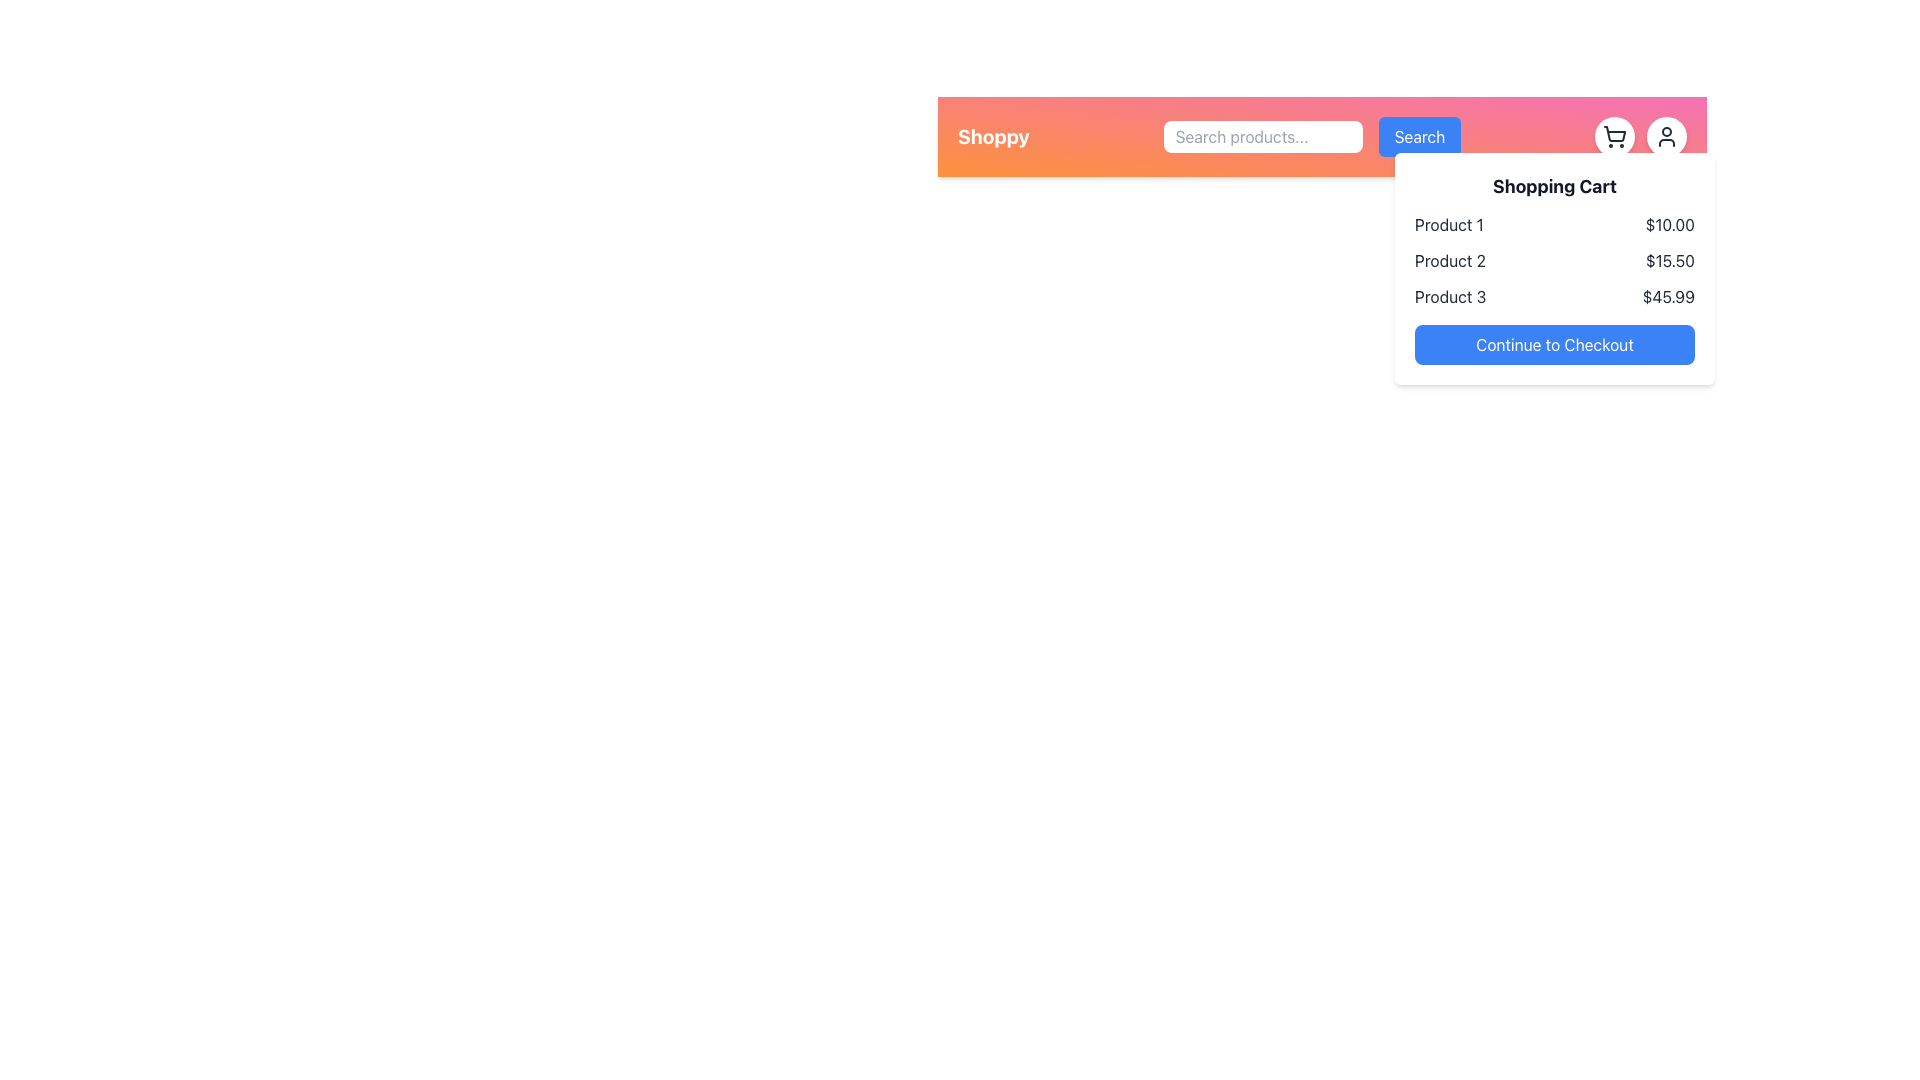 Image resolution: width=1920 pixels, height=1080 pixels. What do you see at coordinates (1554, 297) in the screenshot?
I see `the price '$45.99' in the third row of the shopping cart display panel, which includes the product name 'Product 3' on the left and is styled in gray color` at bounding box center [1554, 297].